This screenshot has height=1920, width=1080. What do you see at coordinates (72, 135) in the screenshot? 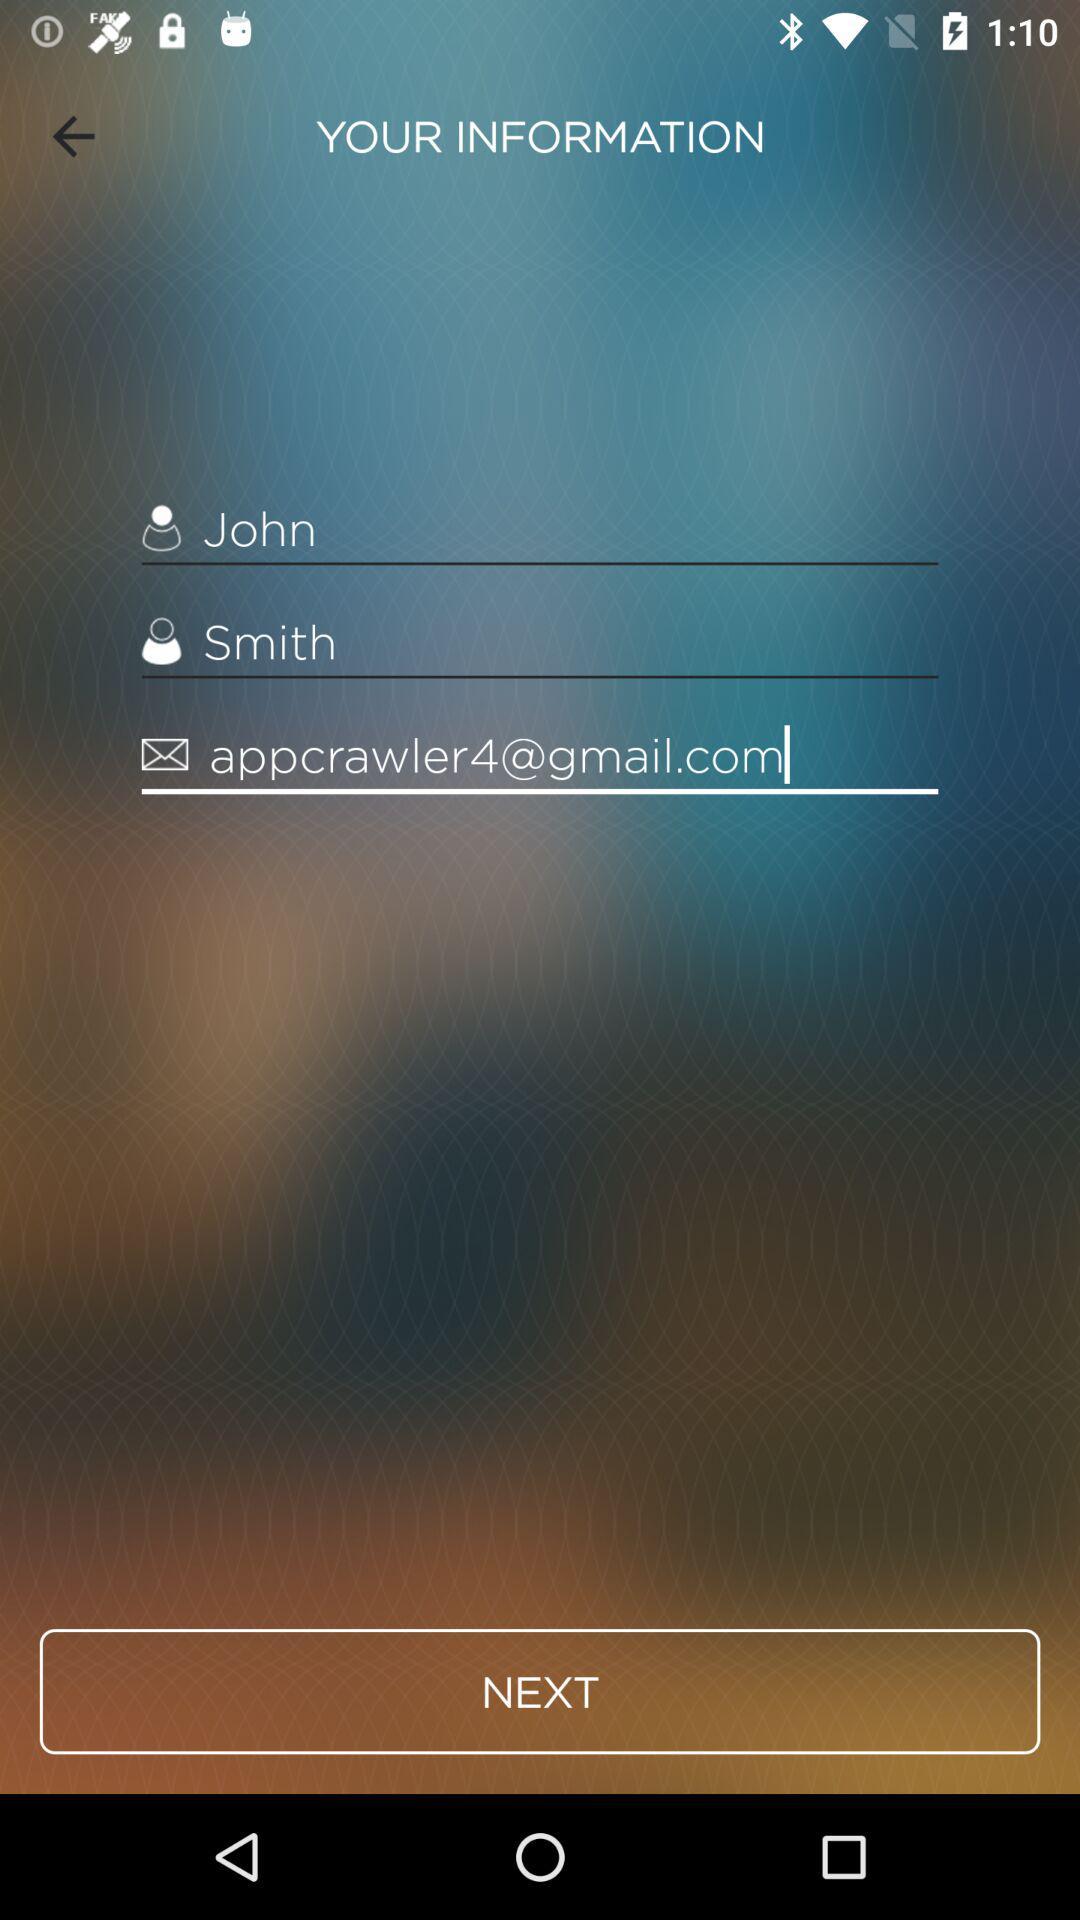
I see `icon to the left of your information` at bounding box center [72, 135].